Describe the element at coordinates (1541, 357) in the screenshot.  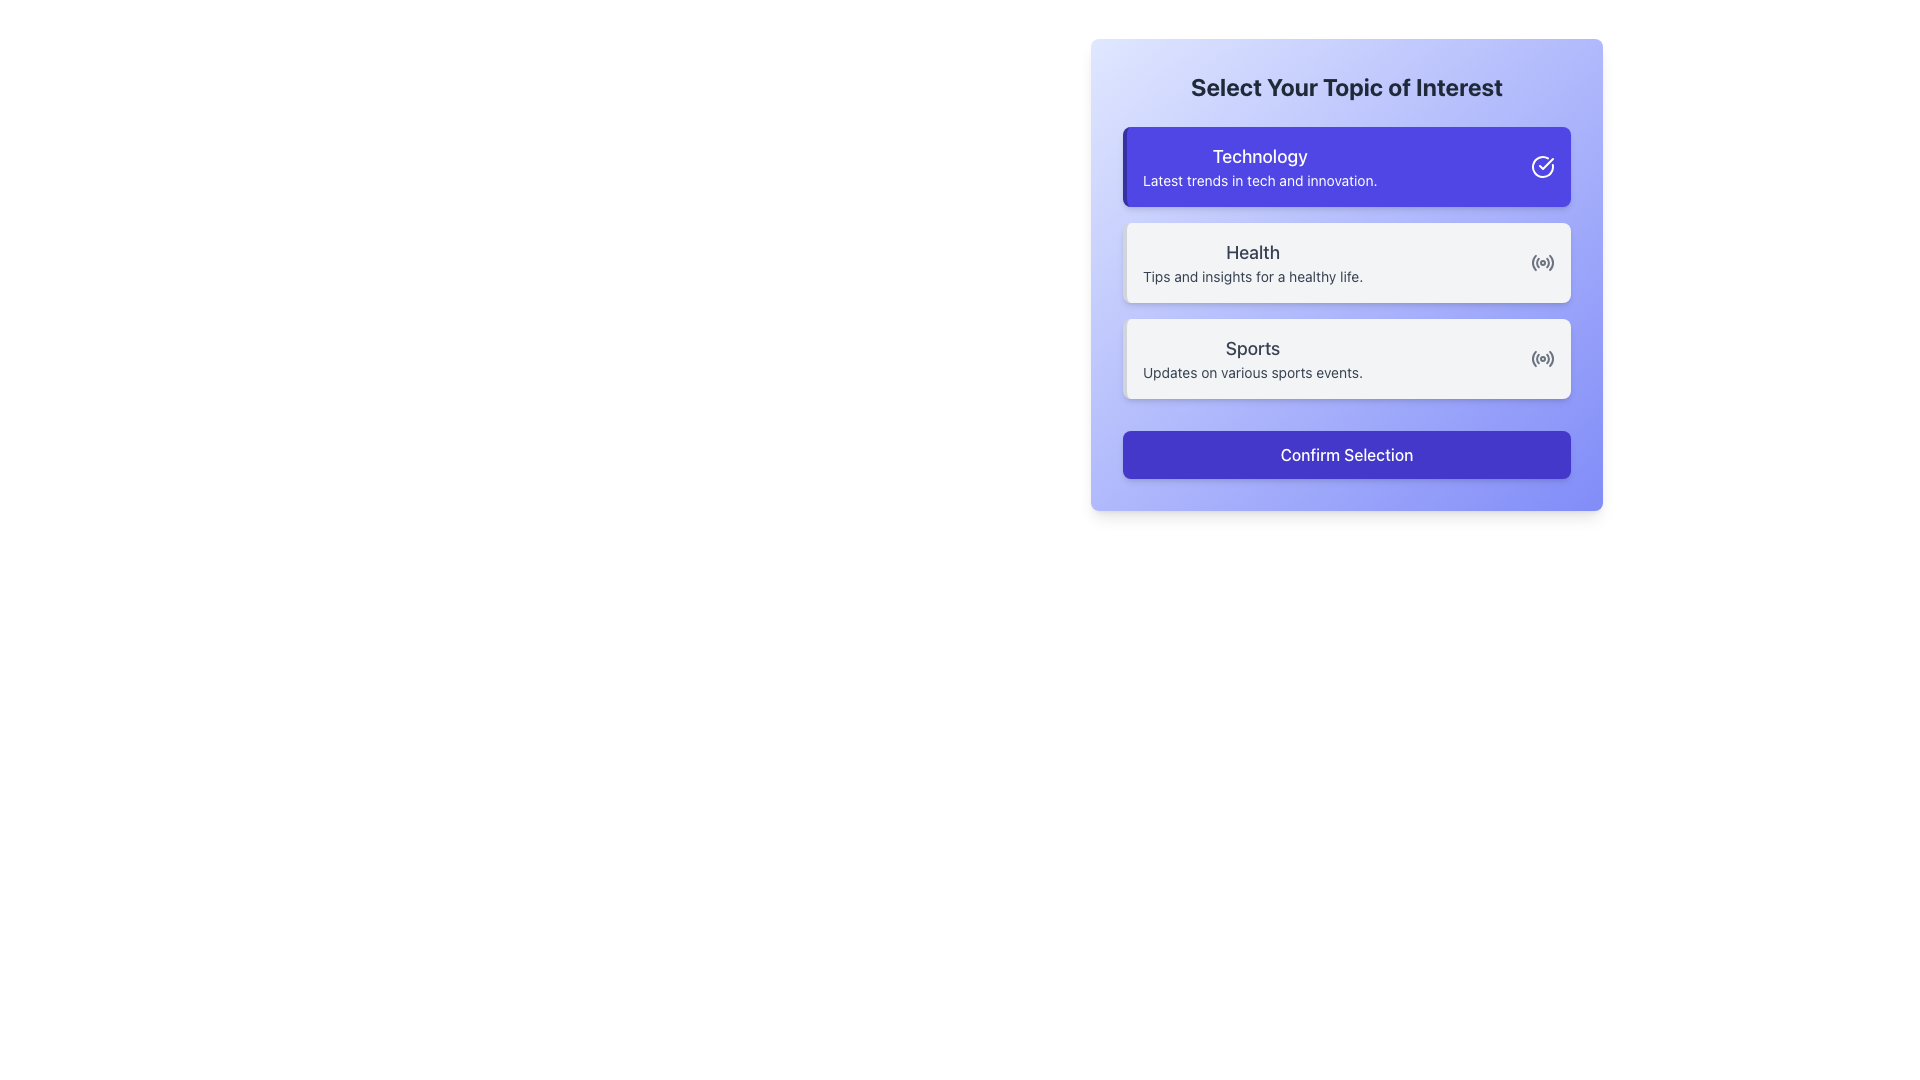
I see `the 'Sports' topic icon that visually indicates the inclusion or selection of live events, located on the right side of the interest selection panel` at that location.